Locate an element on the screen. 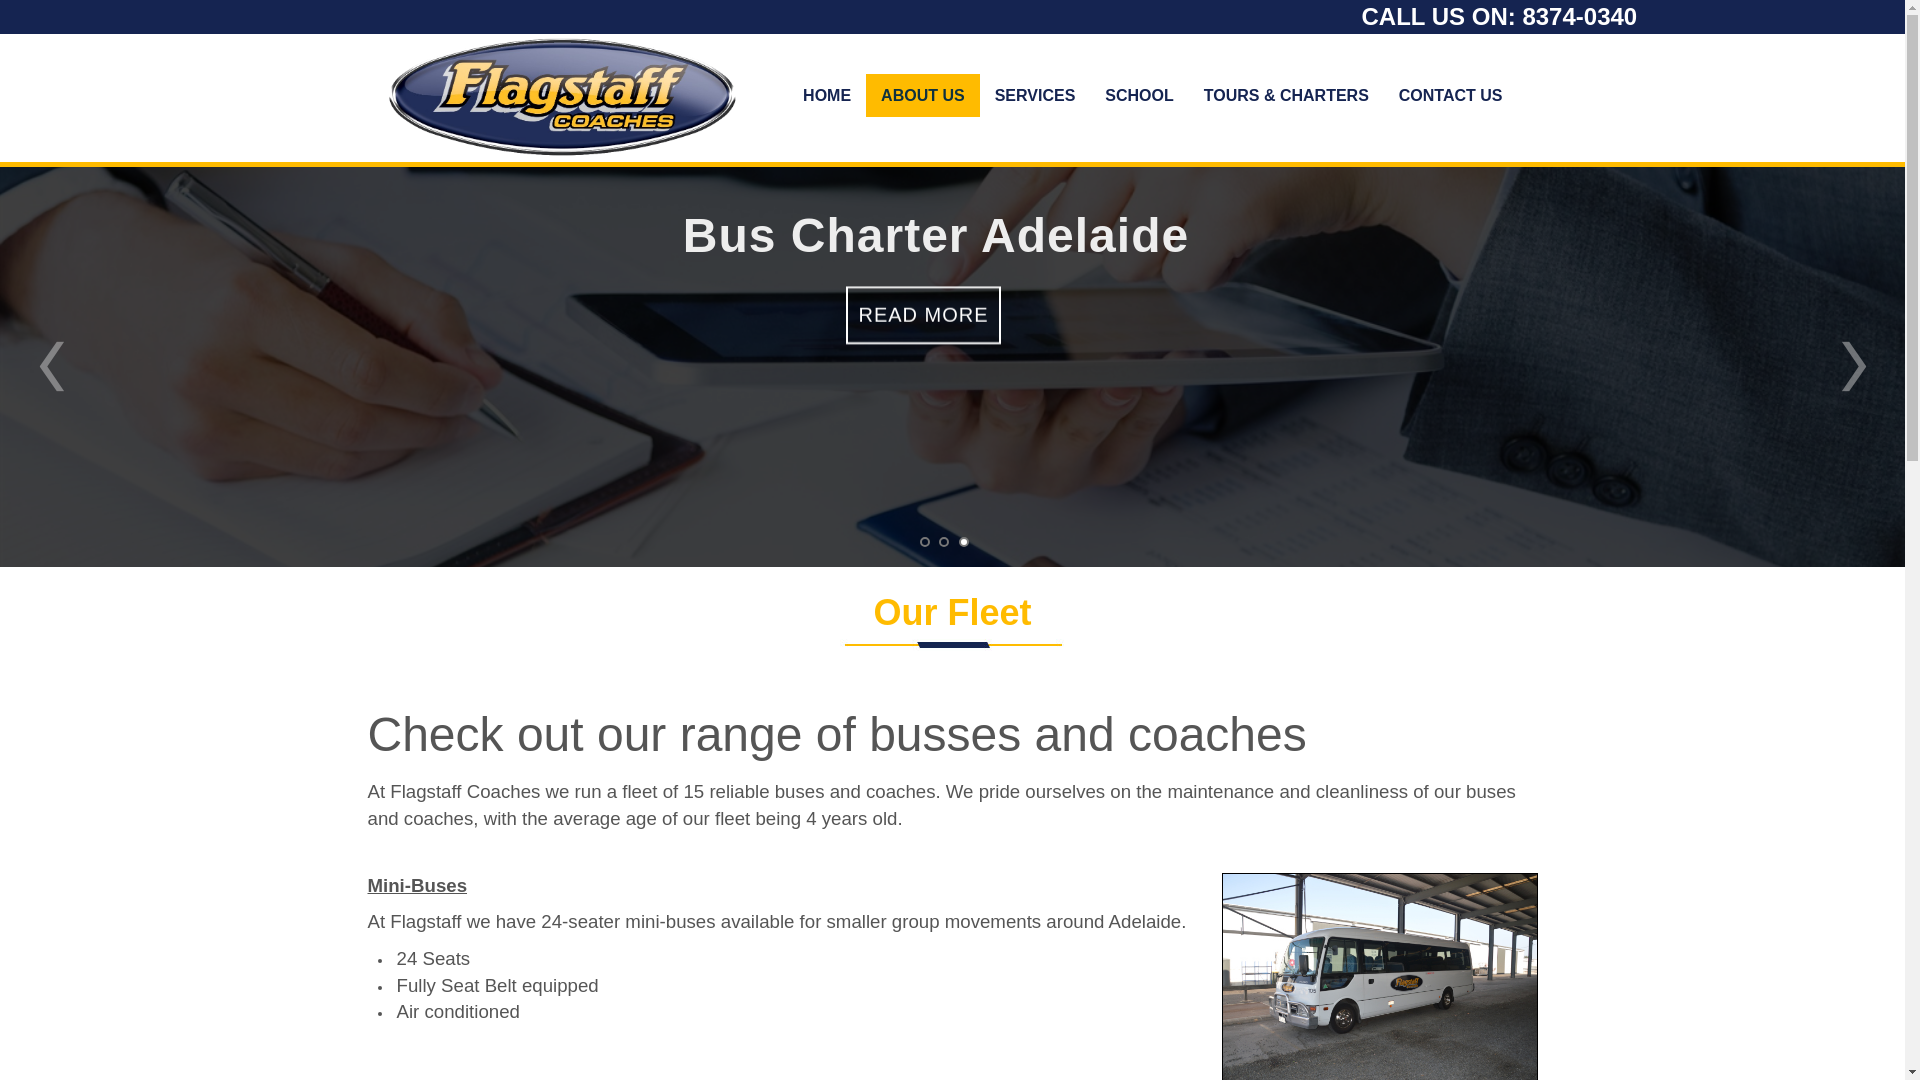  'CONTACT US' is located at coordinates (1382, 95).